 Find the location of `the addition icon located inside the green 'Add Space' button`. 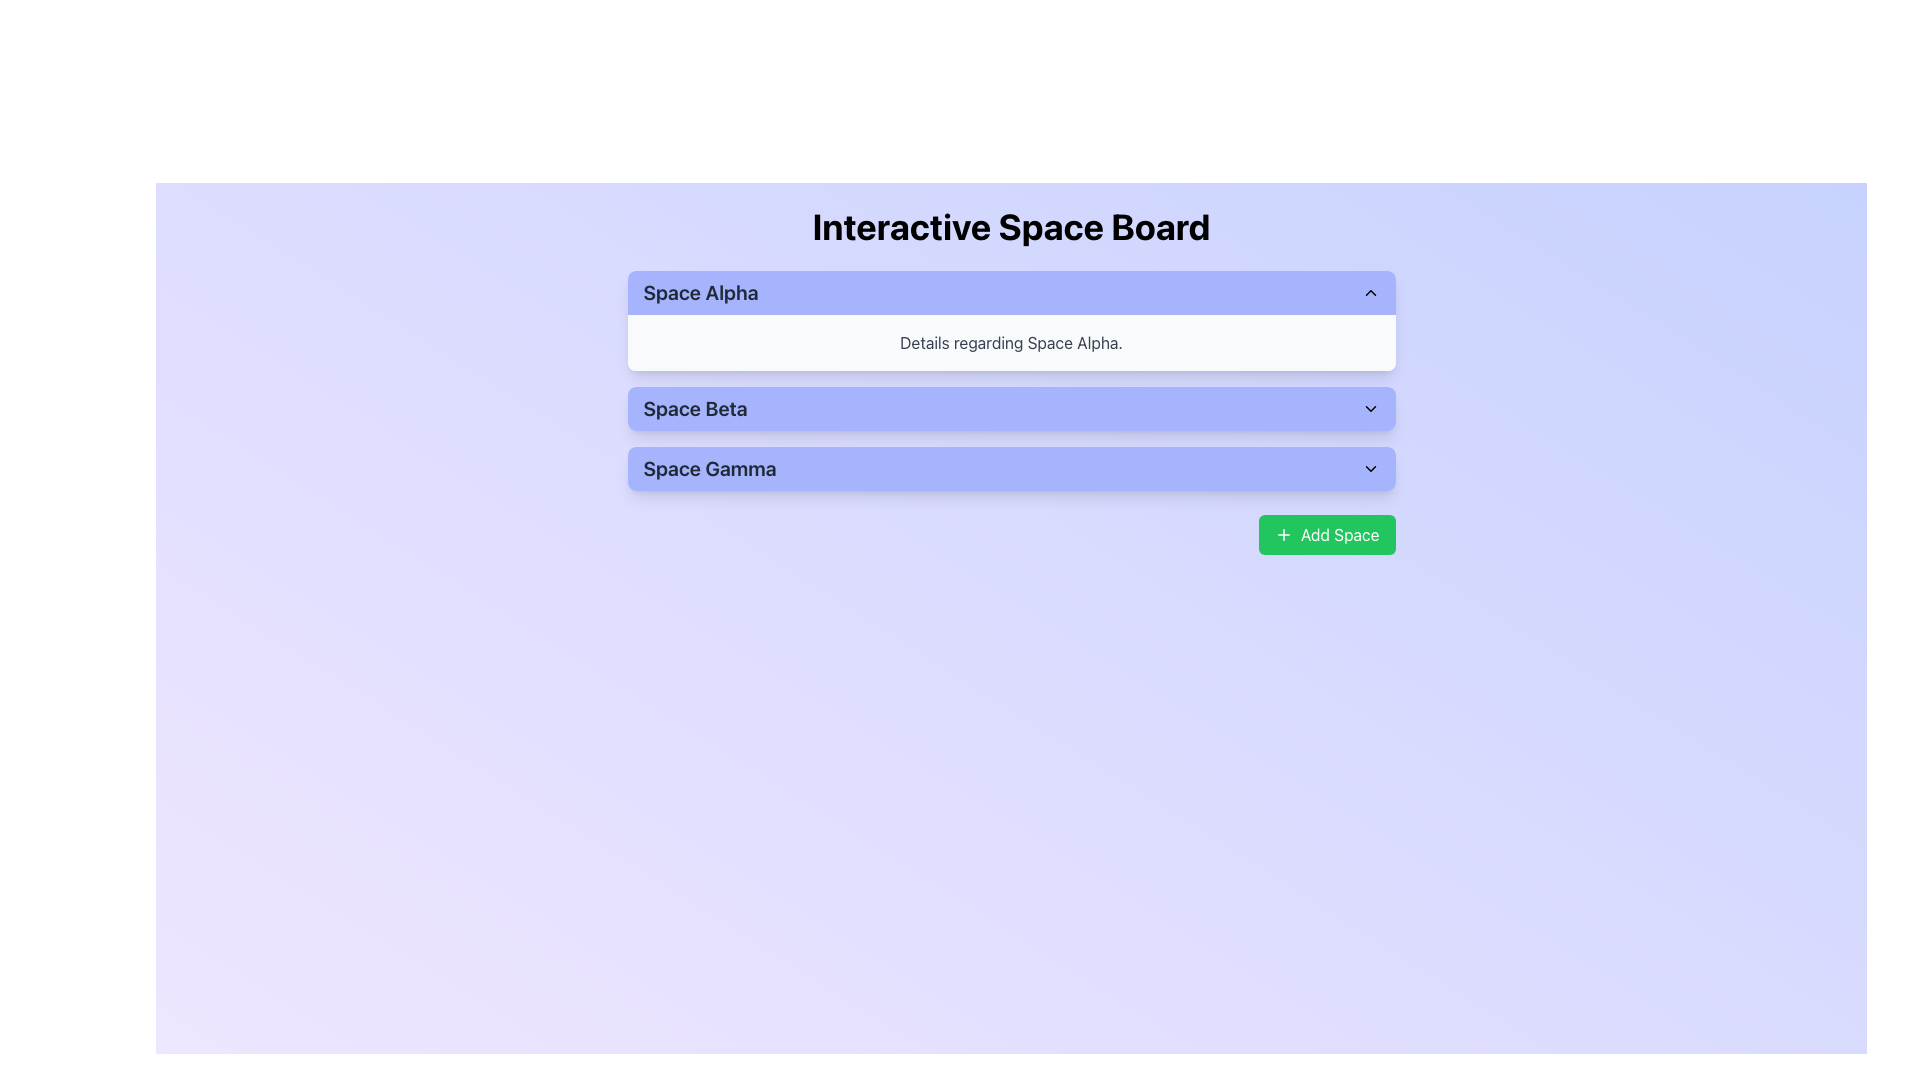

the addition icon located inside the green 'Add Space' button is located at coordinates (1283, 534).